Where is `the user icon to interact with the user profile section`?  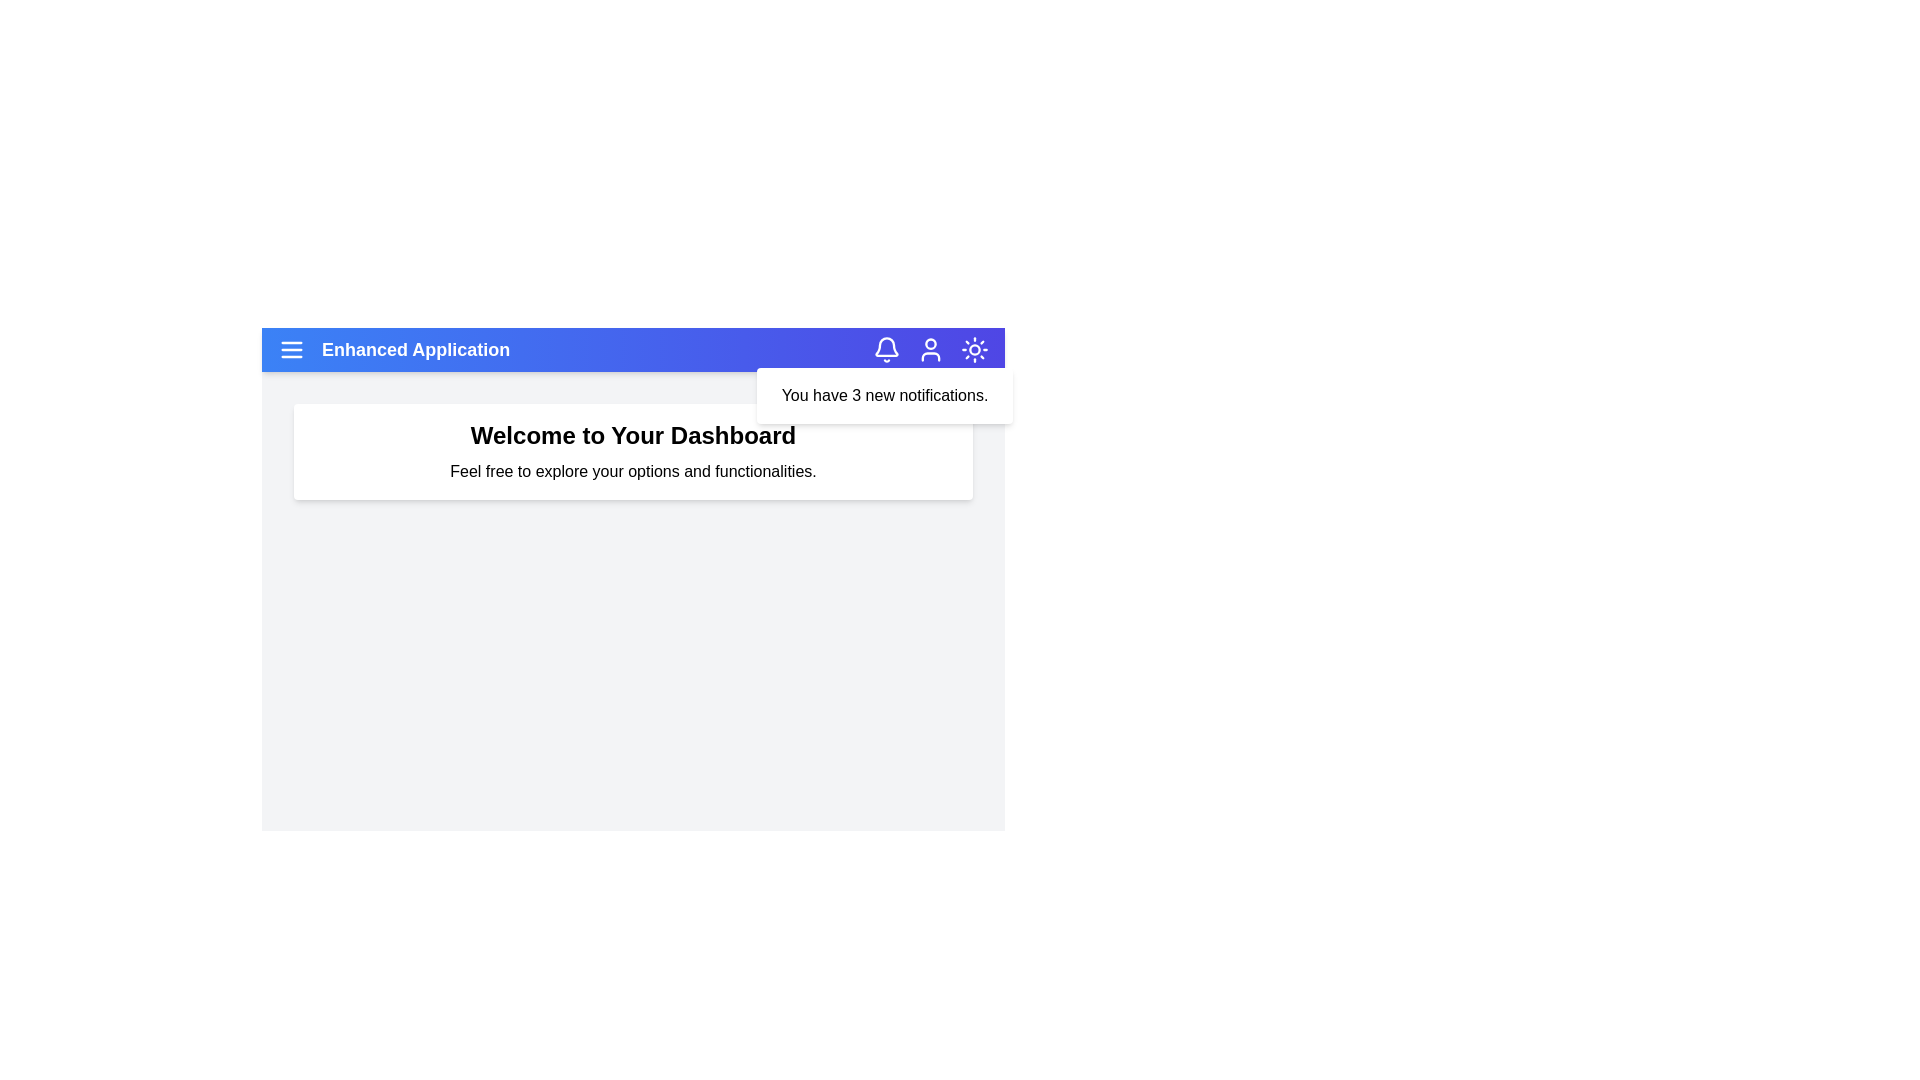
the user icon to interact with the user profile section is located at coordinates (930, 349).